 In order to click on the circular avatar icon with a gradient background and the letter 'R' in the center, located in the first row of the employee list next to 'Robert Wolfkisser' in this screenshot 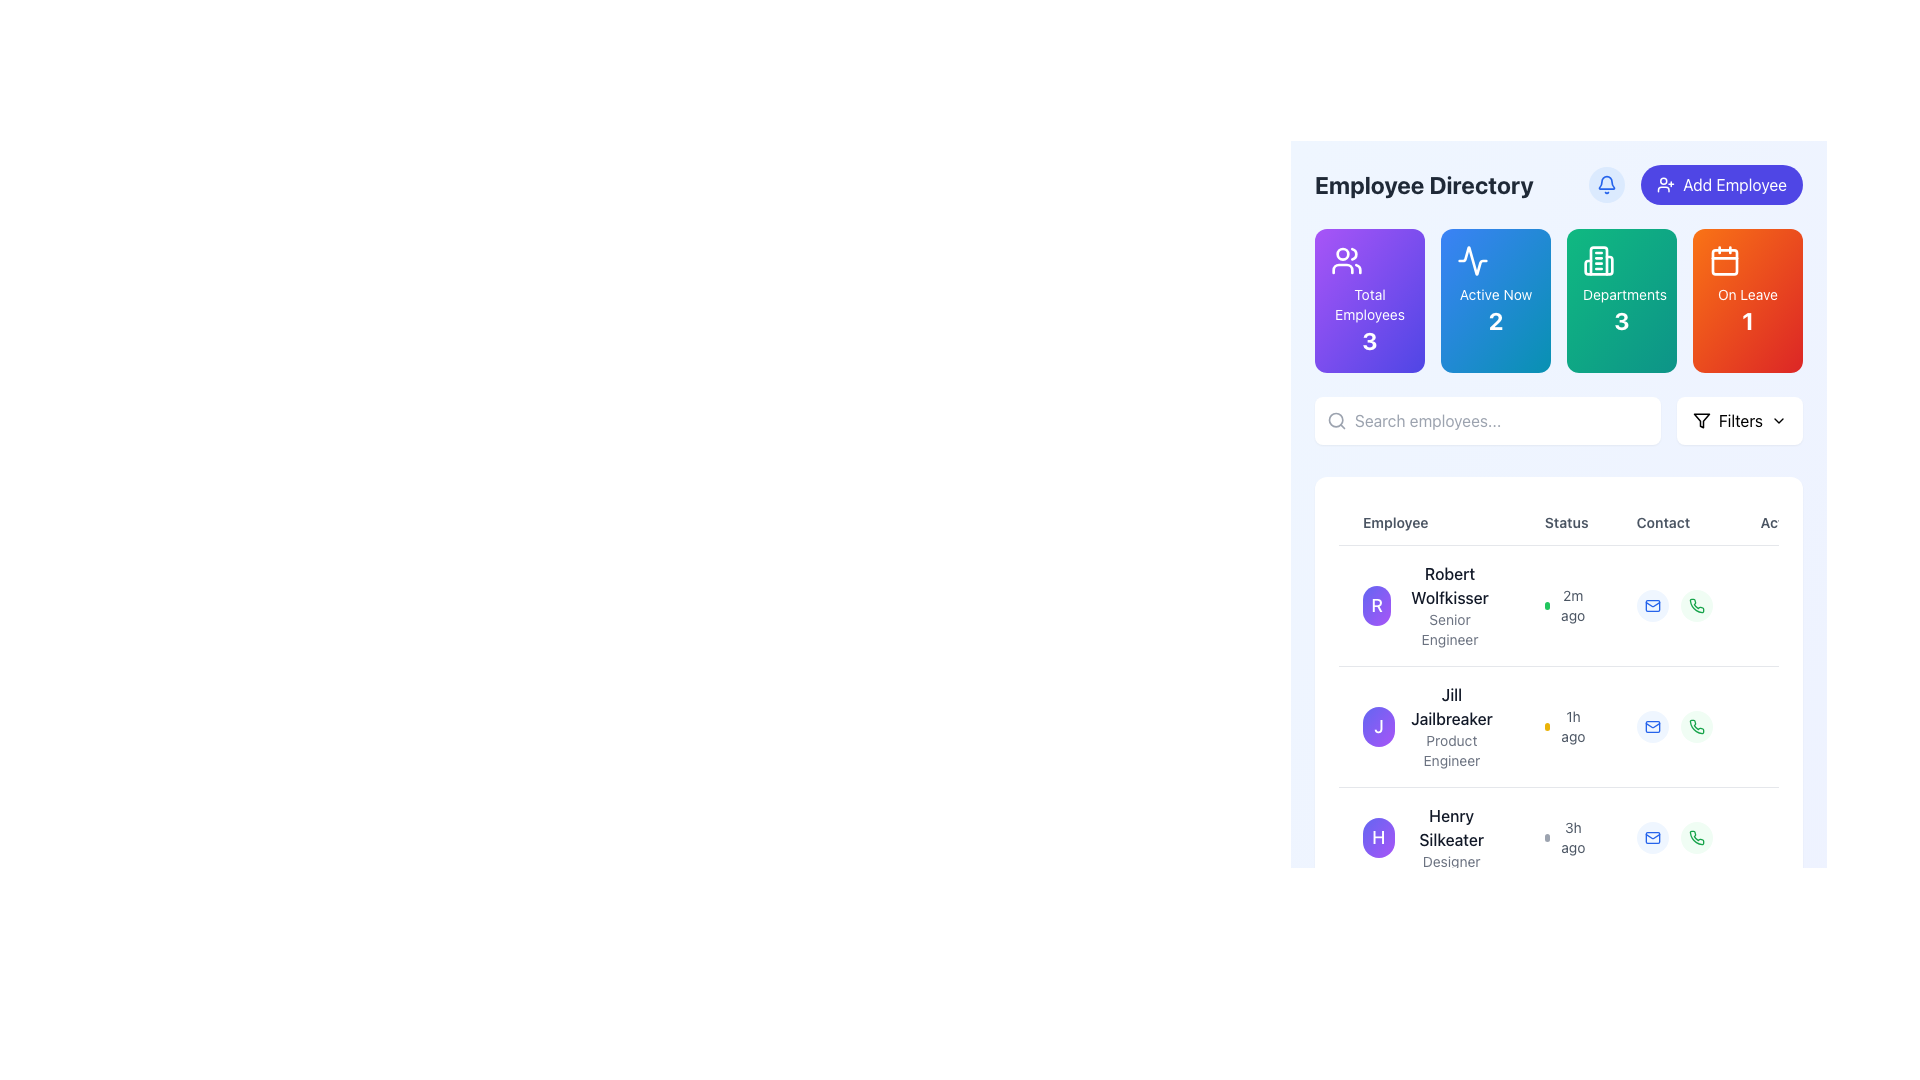, I will do `click(1376, 604)`.